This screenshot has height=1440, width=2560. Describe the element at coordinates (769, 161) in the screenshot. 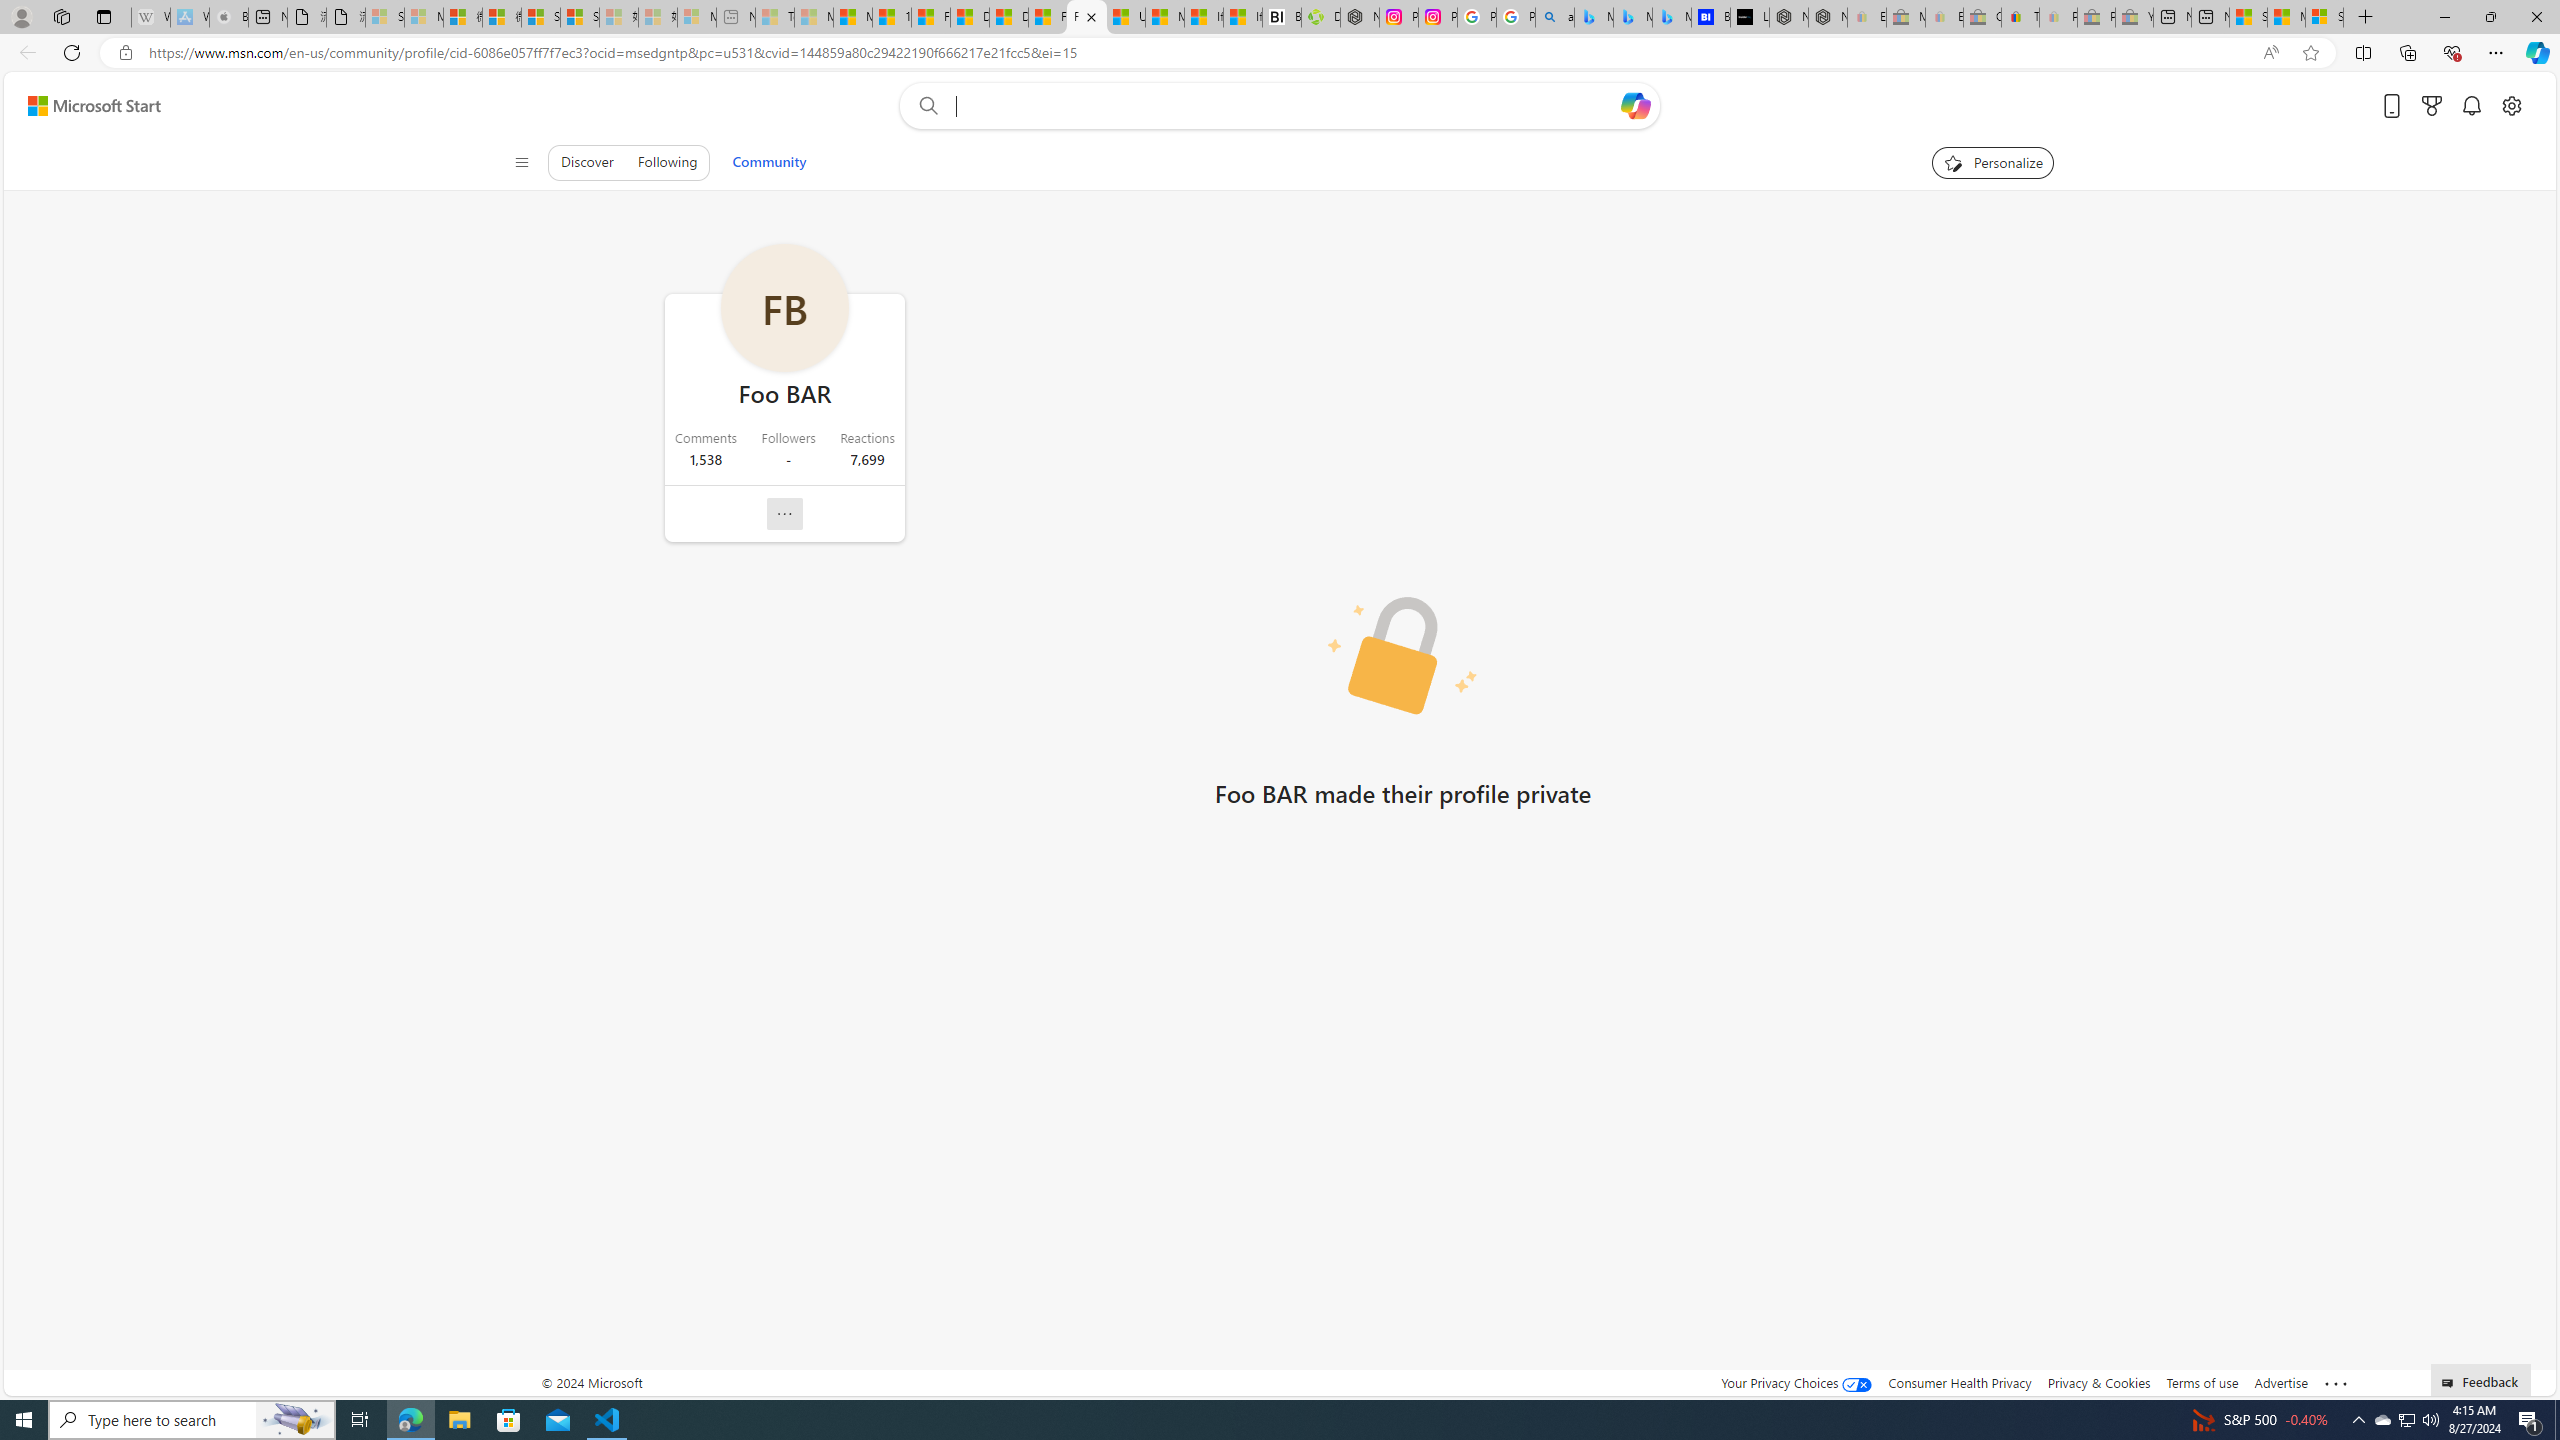

I see `'Community'` at that location.